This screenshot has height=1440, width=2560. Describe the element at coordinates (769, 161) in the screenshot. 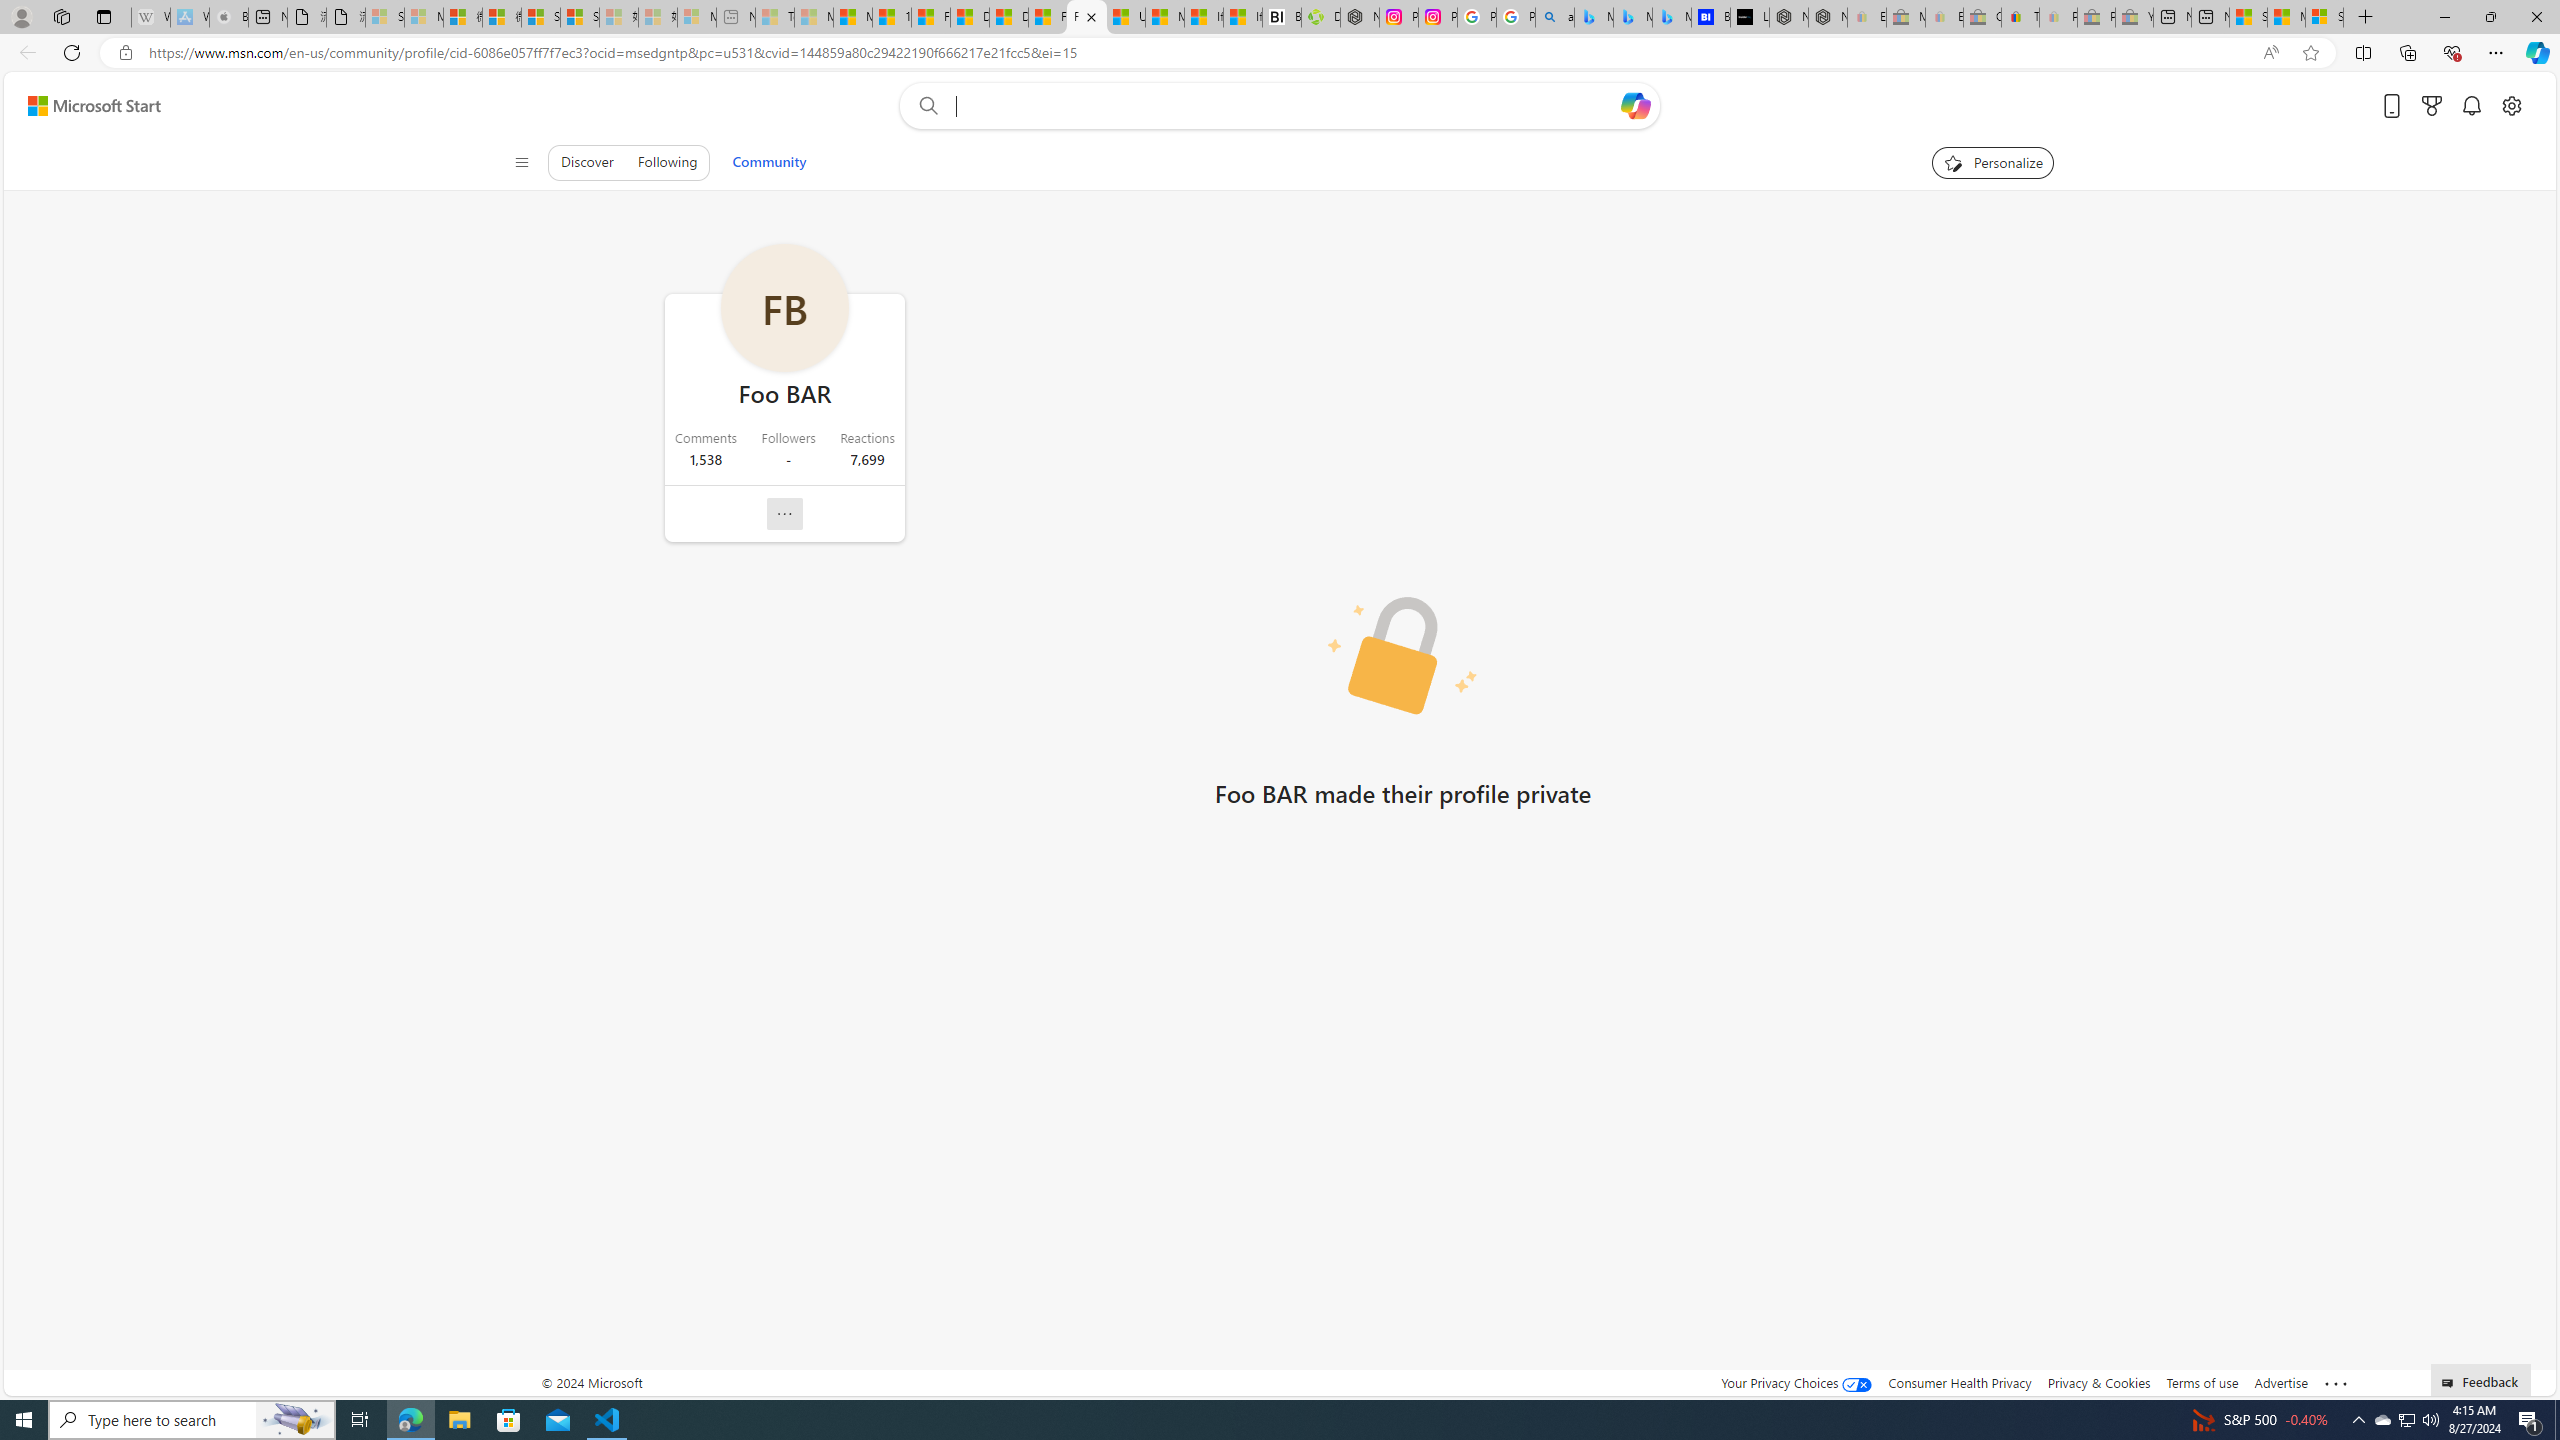

I see `'Community'` at that location.